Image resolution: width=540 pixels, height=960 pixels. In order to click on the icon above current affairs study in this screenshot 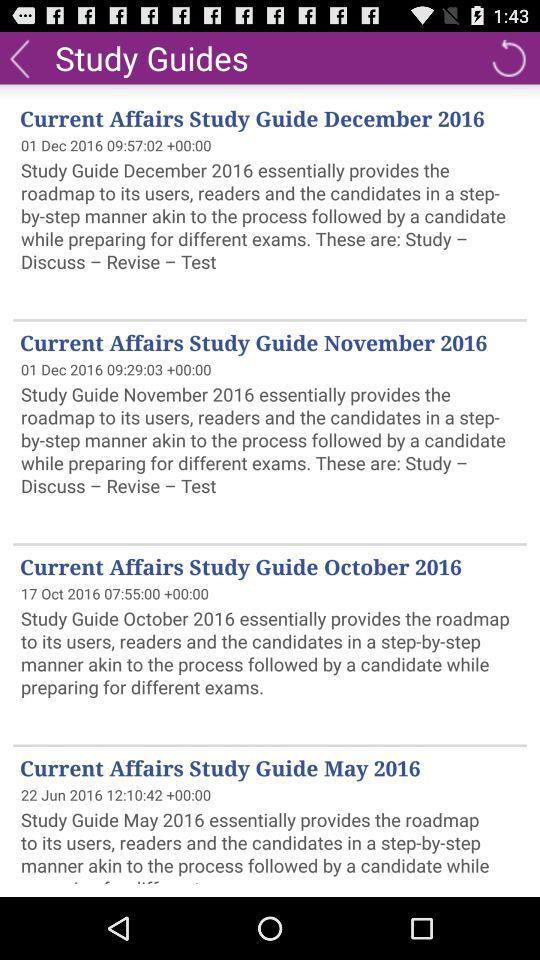, I will do `click(508, 56)`.